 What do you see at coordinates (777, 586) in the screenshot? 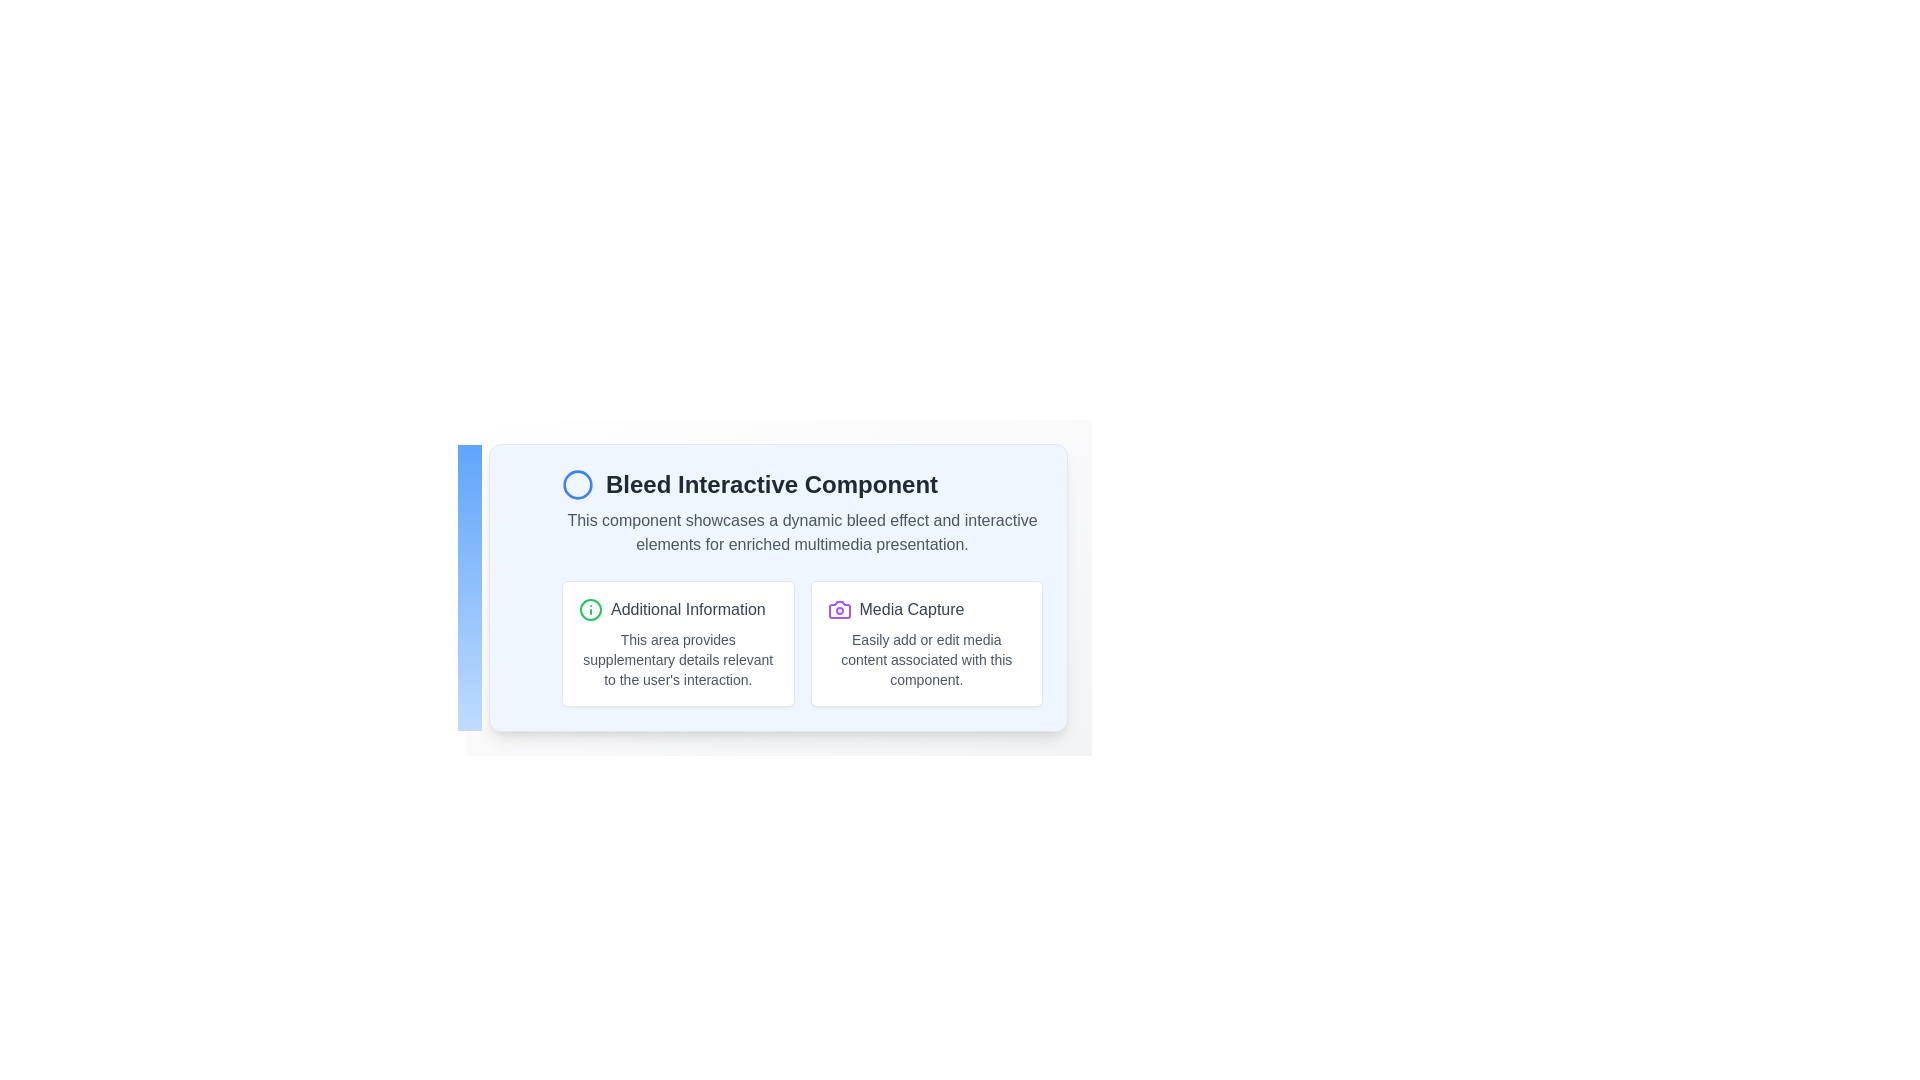
I see `the informational block titled 'Bleed Interactive Component'` at bounding box center [777, 586].